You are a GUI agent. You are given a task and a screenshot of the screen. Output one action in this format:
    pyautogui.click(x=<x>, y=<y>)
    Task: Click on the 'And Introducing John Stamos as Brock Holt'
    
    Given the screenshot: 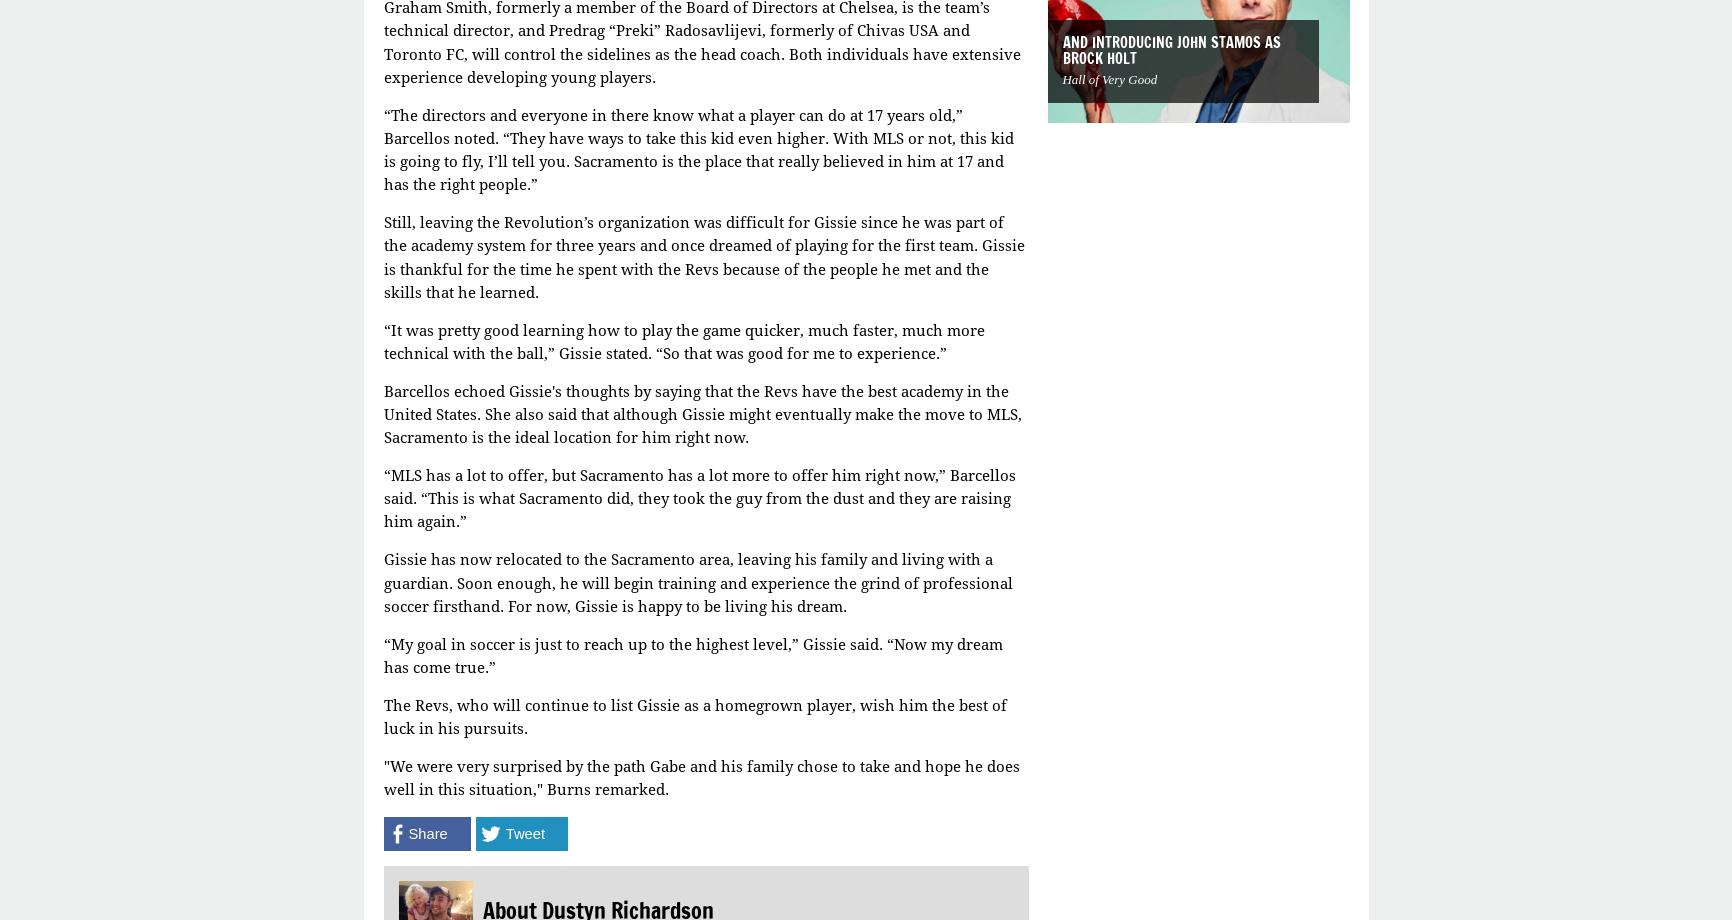 What is the action you would take?
    pyautogui.click(x=1062, y=50)
    